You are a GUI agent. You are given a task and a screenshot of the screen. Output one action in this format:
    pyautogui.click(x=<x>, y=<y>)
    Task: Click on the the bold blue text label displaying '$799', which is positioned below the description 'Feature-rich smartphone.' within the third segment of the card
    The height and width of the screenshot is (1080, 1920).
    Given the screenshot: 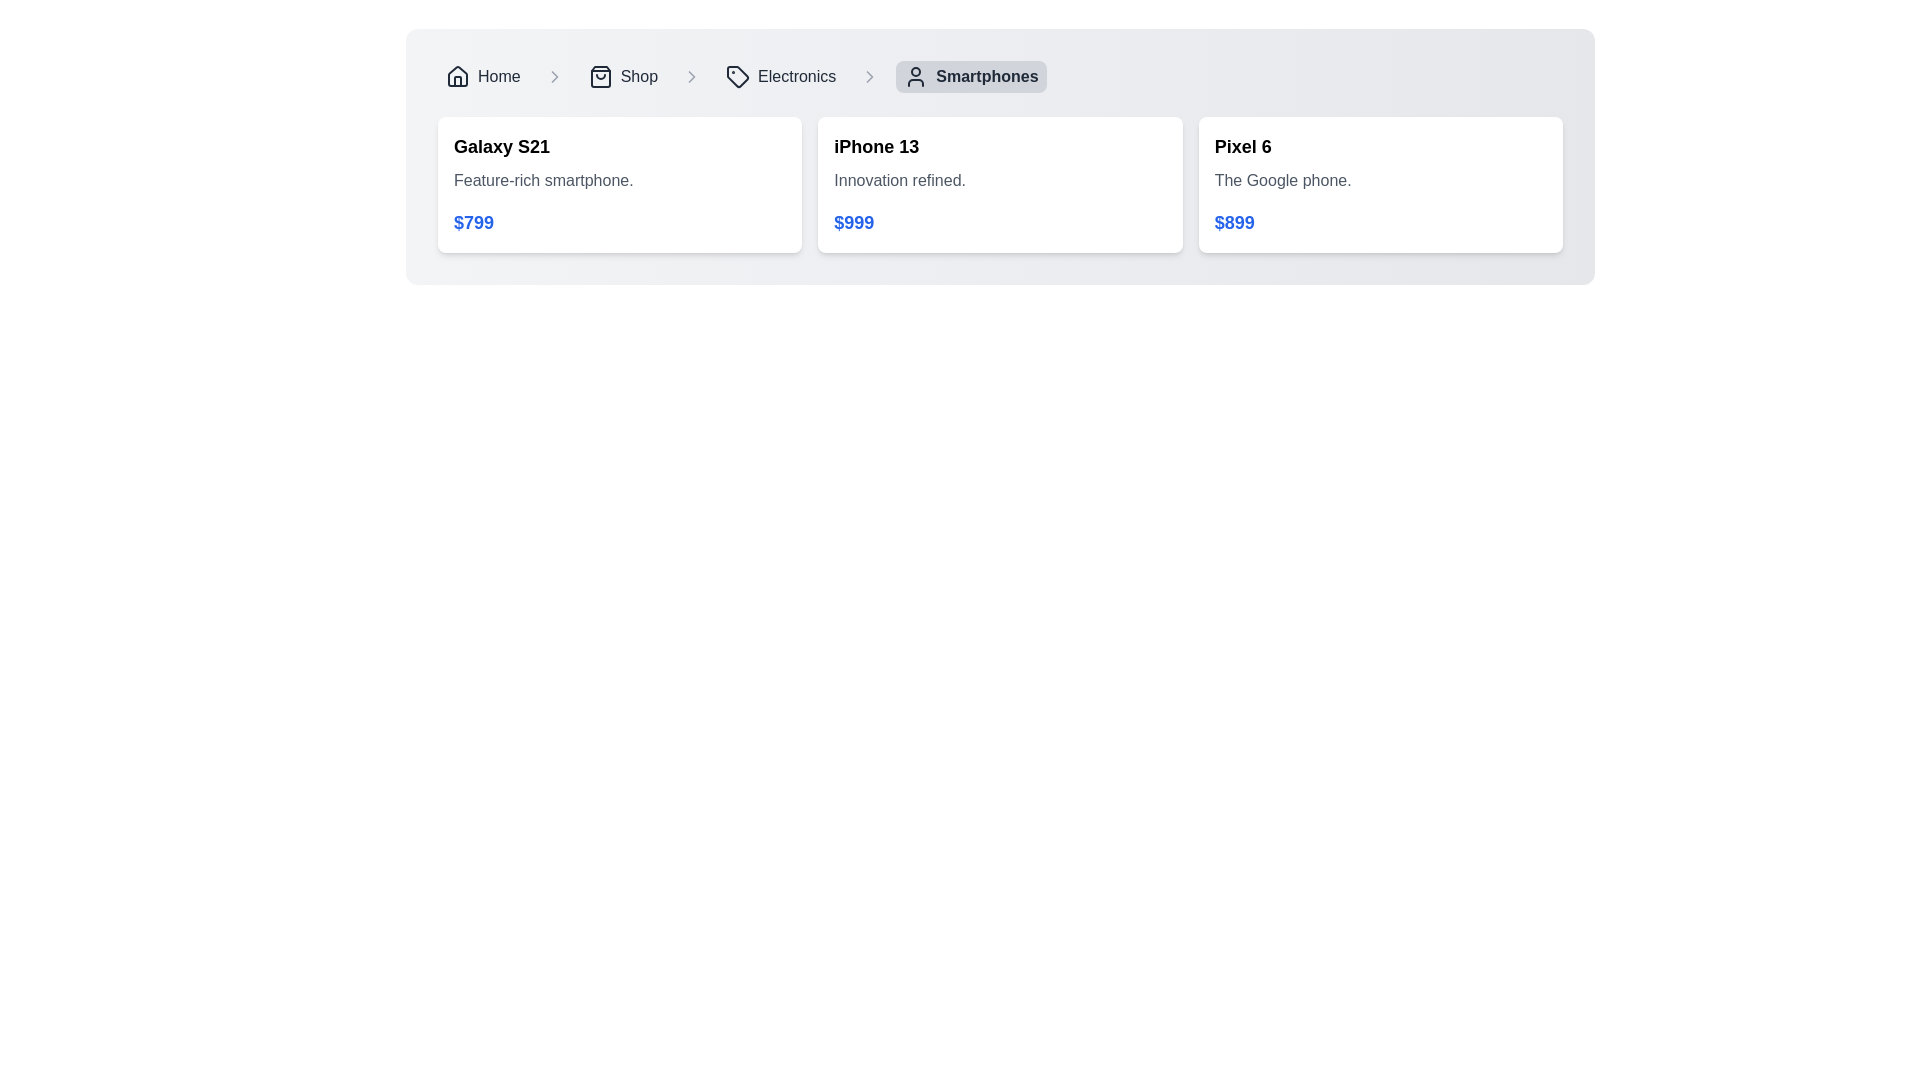 What is the action you would take?
    pyautogui.click(x=473, y=223)
    